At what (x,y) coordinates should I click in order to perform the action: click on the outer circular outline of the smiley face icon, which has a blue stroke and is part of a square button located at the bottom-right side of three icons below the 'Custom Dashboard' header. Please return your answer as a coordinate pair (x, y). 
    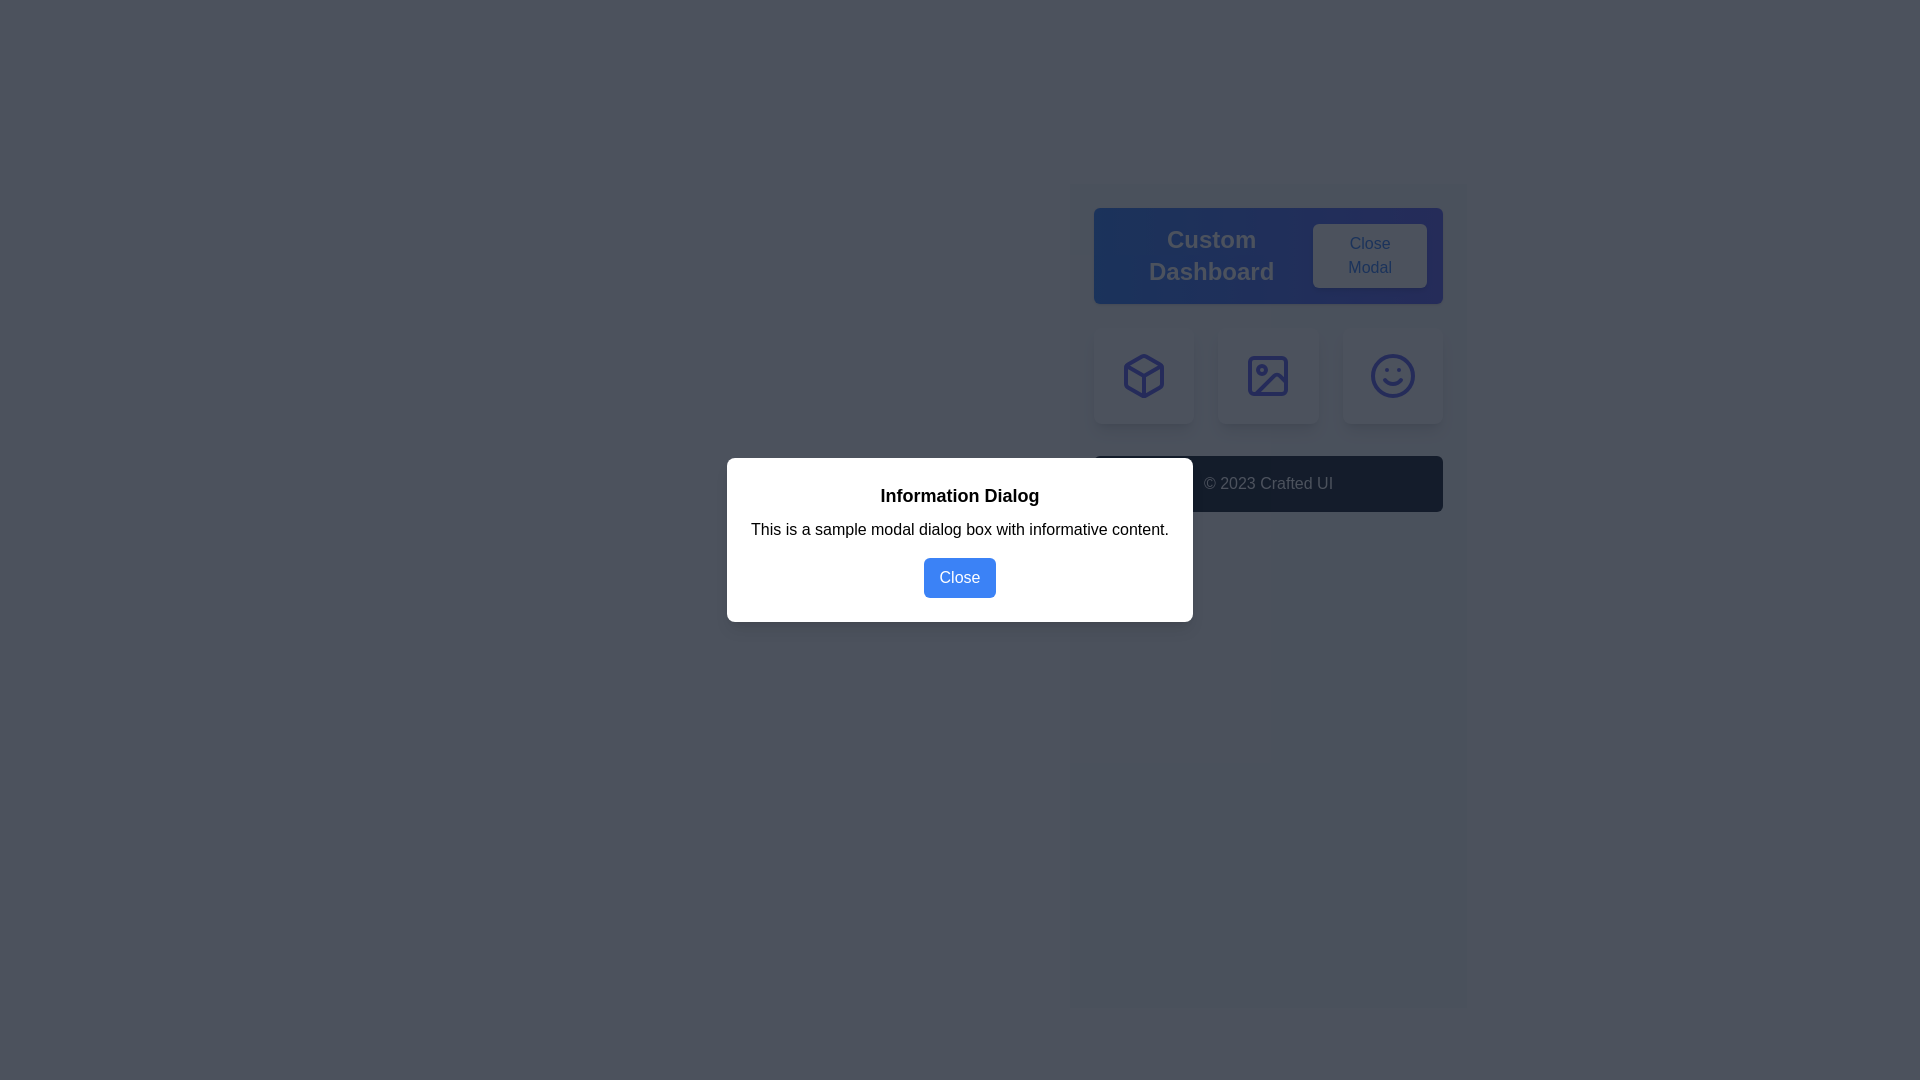
    Looking at the image, I should click on (1391, 375).